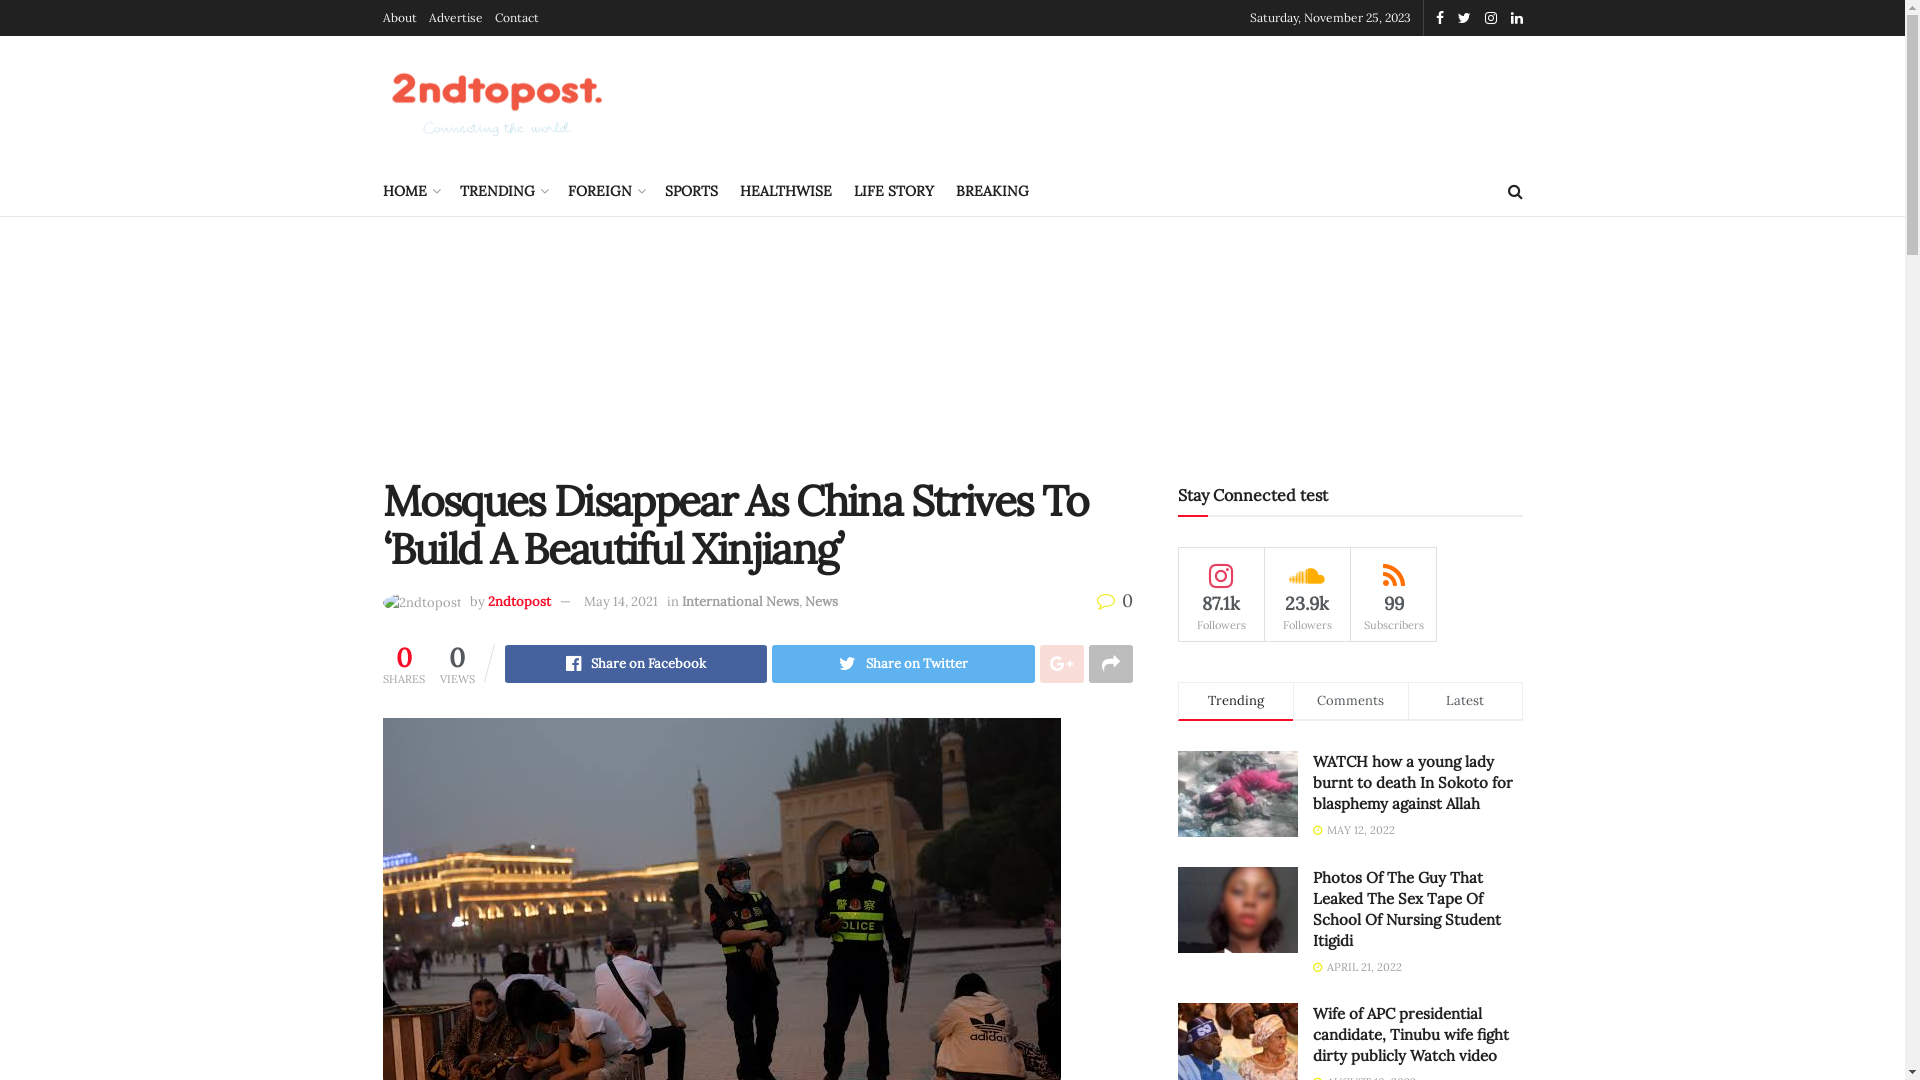  I want to click on 'FOREIGN', so click(604, 191).